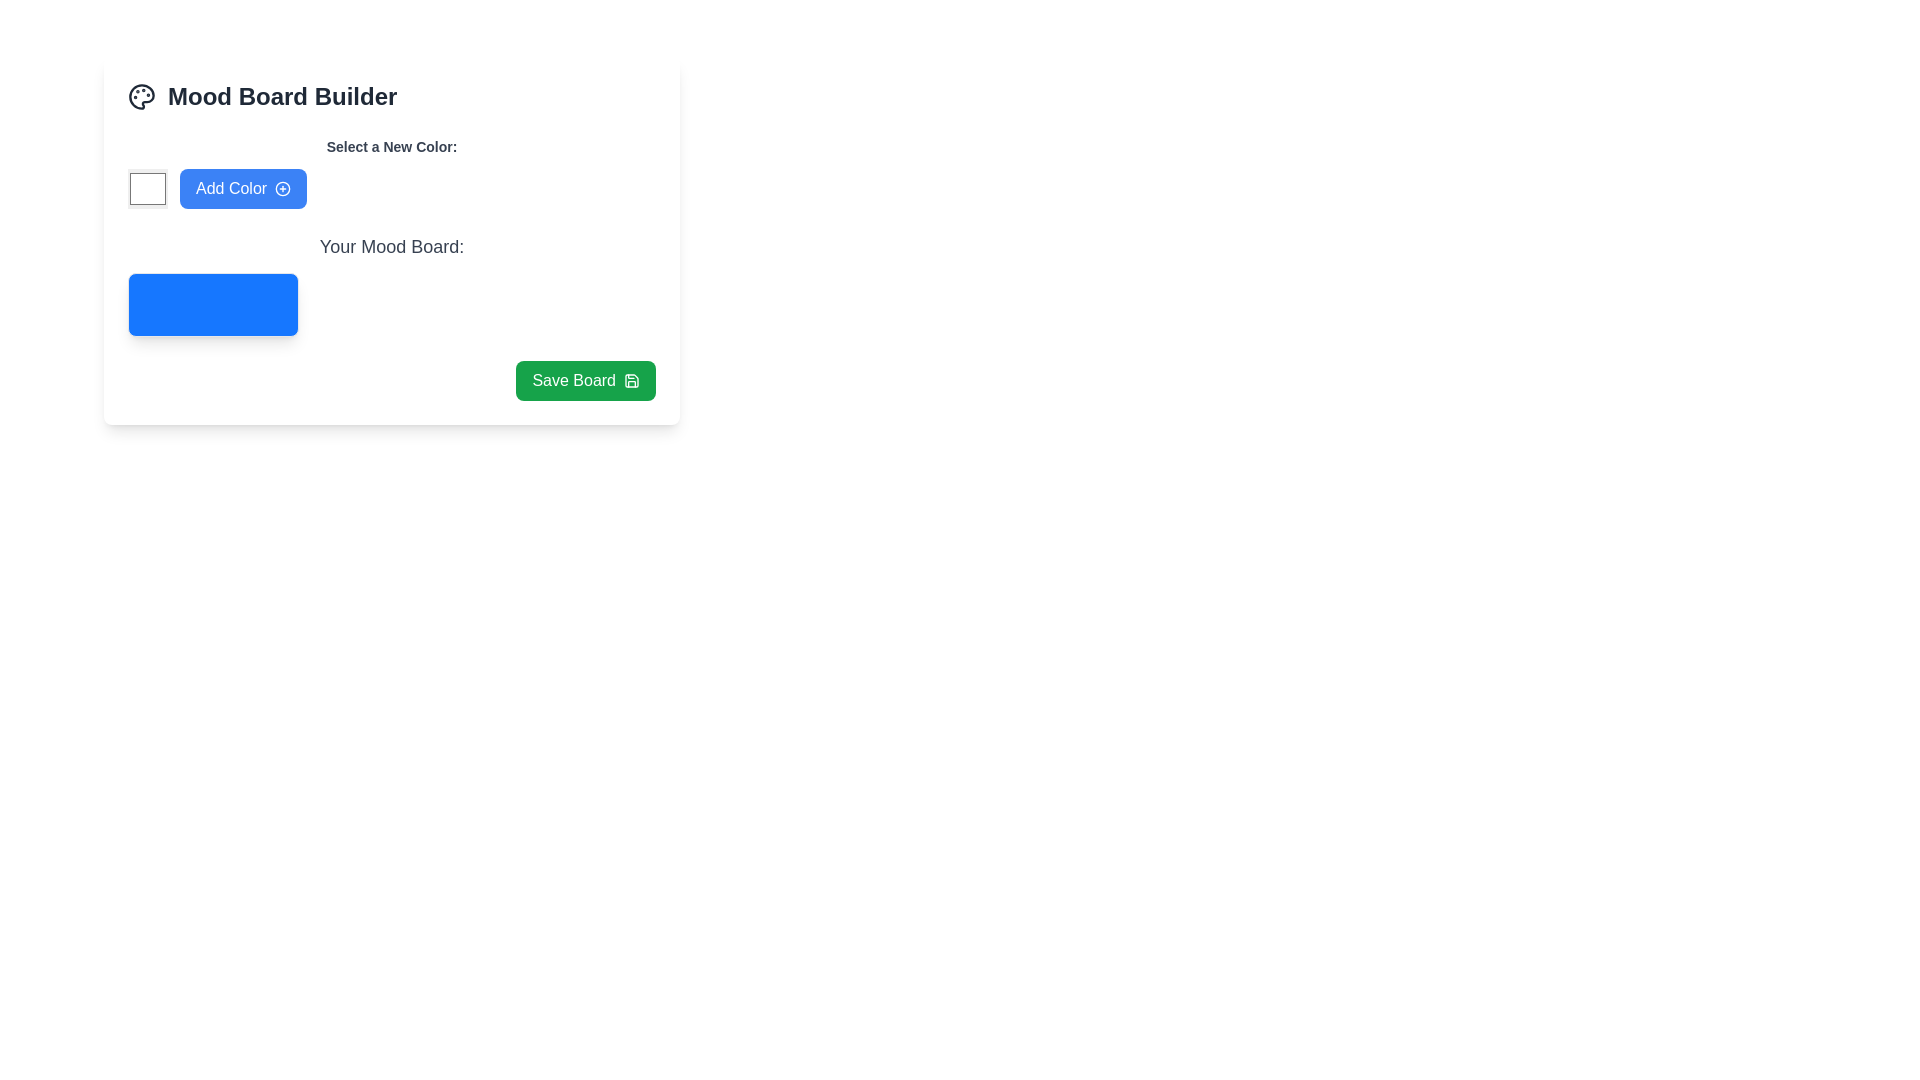 This screenshot has height=1080, width=1920. I want to click on the circular outline icon located immediately to the right of the blue 'Add Color' button, so click(282, 189).